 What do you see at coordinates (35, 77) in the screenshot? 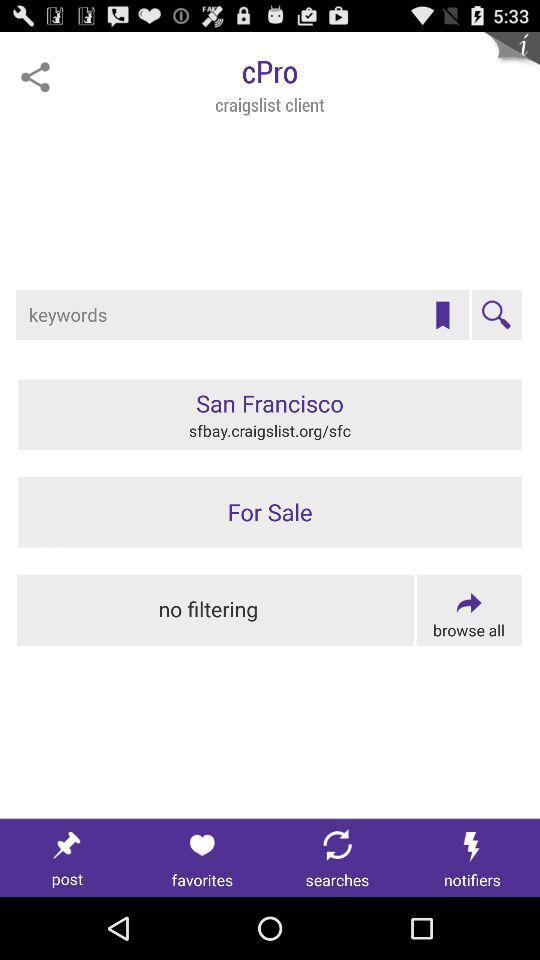
I see `share` at bounding box center [35, 77].